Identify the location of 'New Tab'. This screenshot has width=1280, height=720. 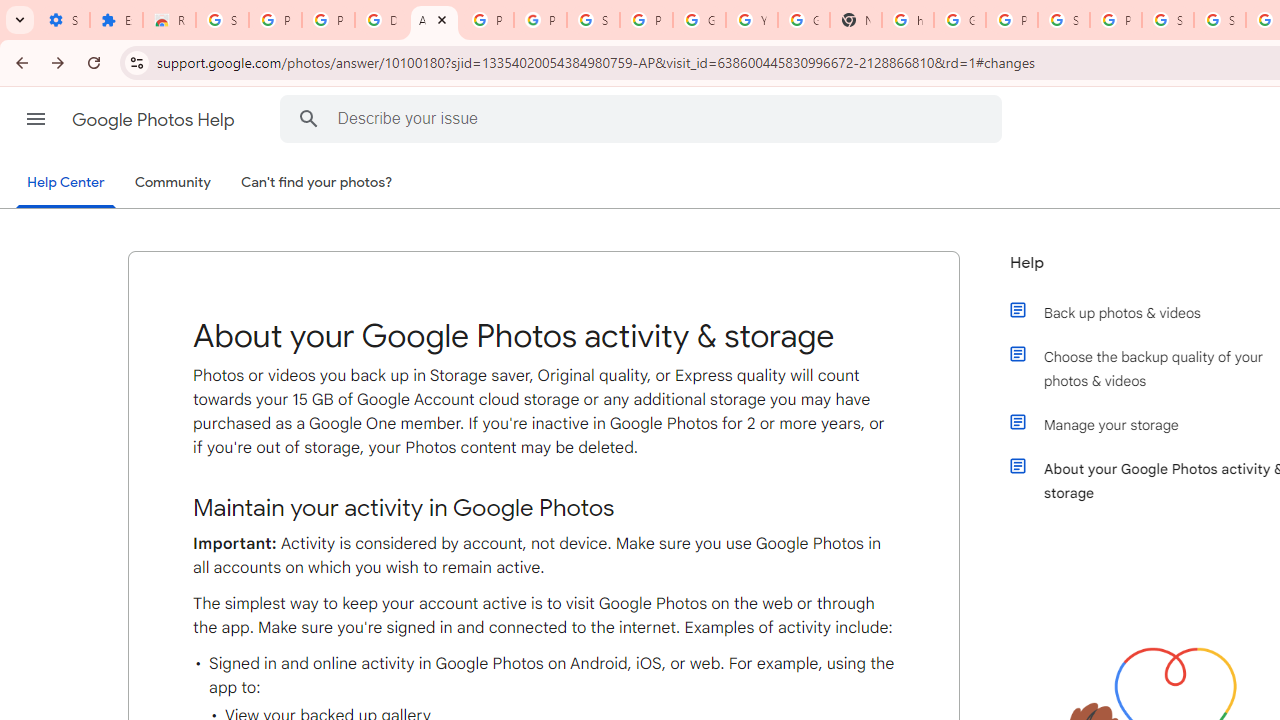
(855, 20).